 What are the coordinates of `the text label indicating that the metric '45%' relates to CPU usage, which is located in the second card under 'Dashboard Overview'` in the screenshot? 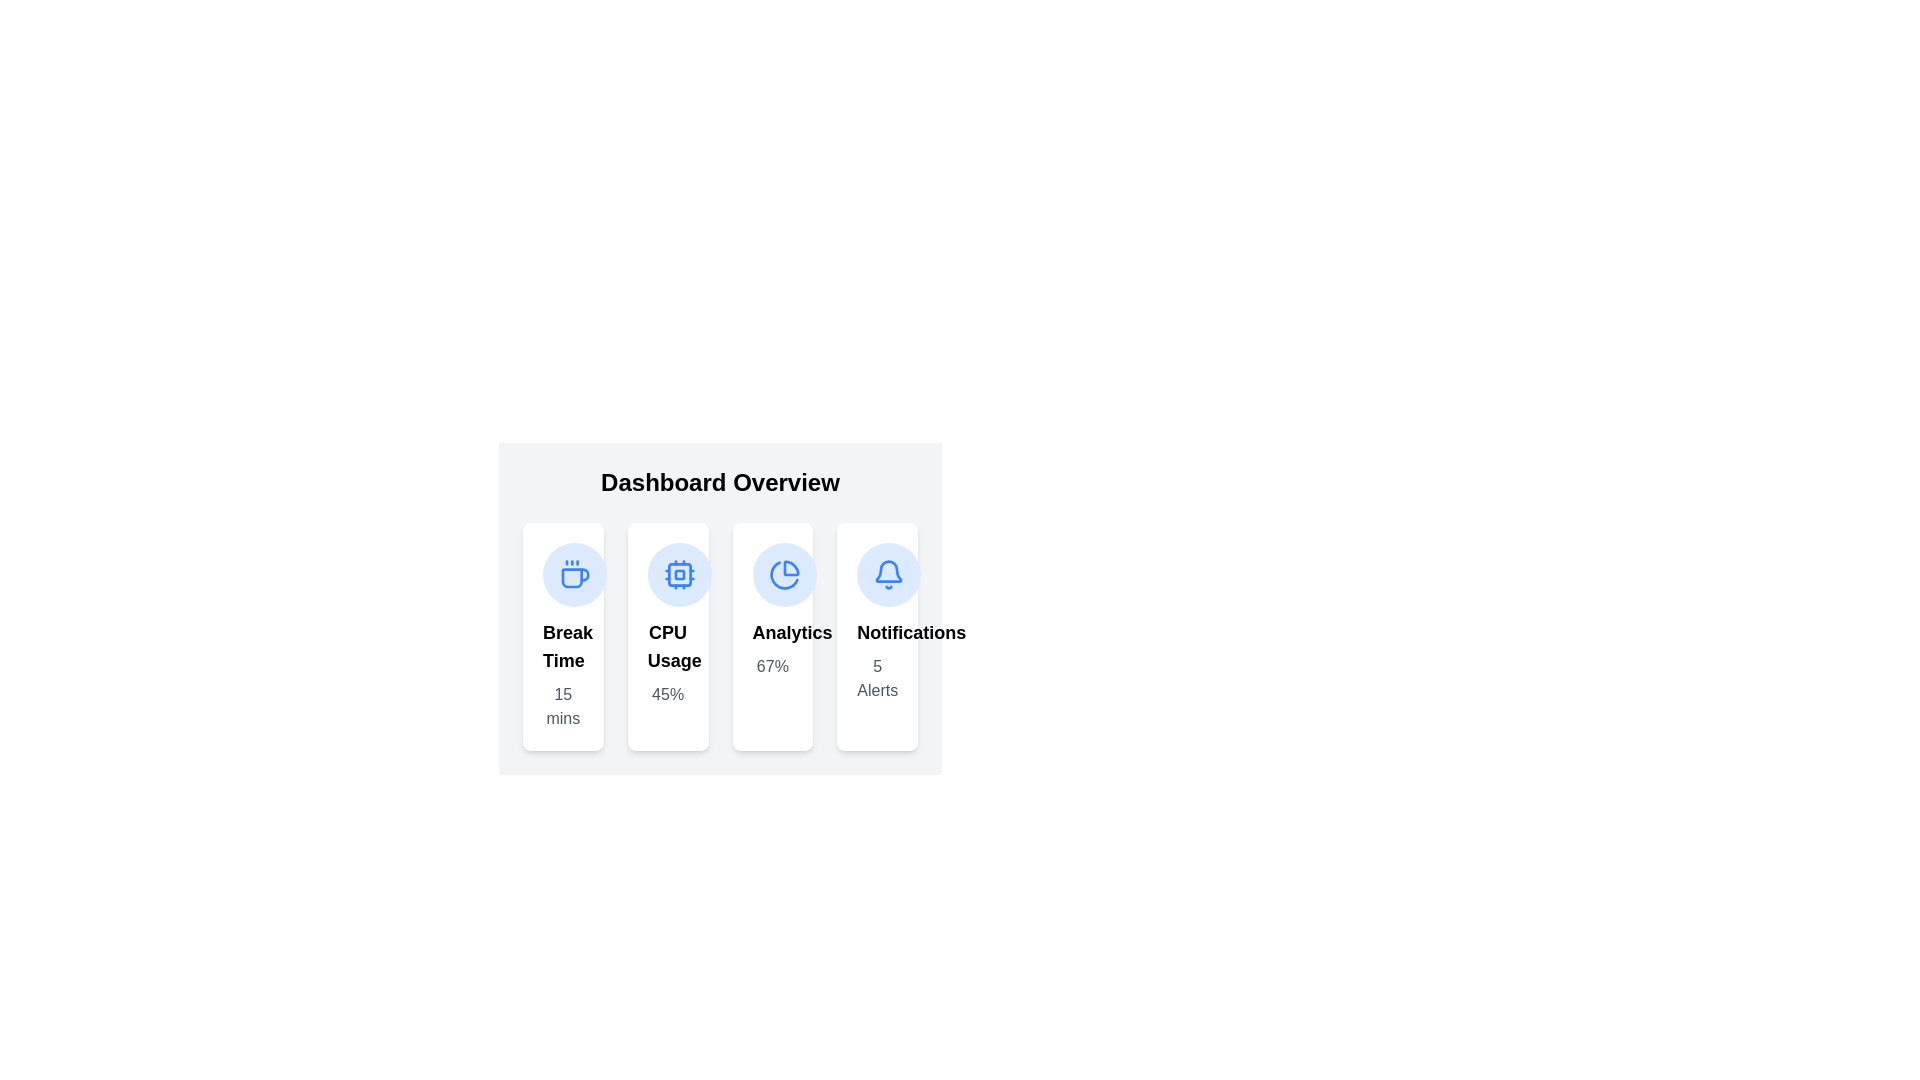 It's located at (668, 647).